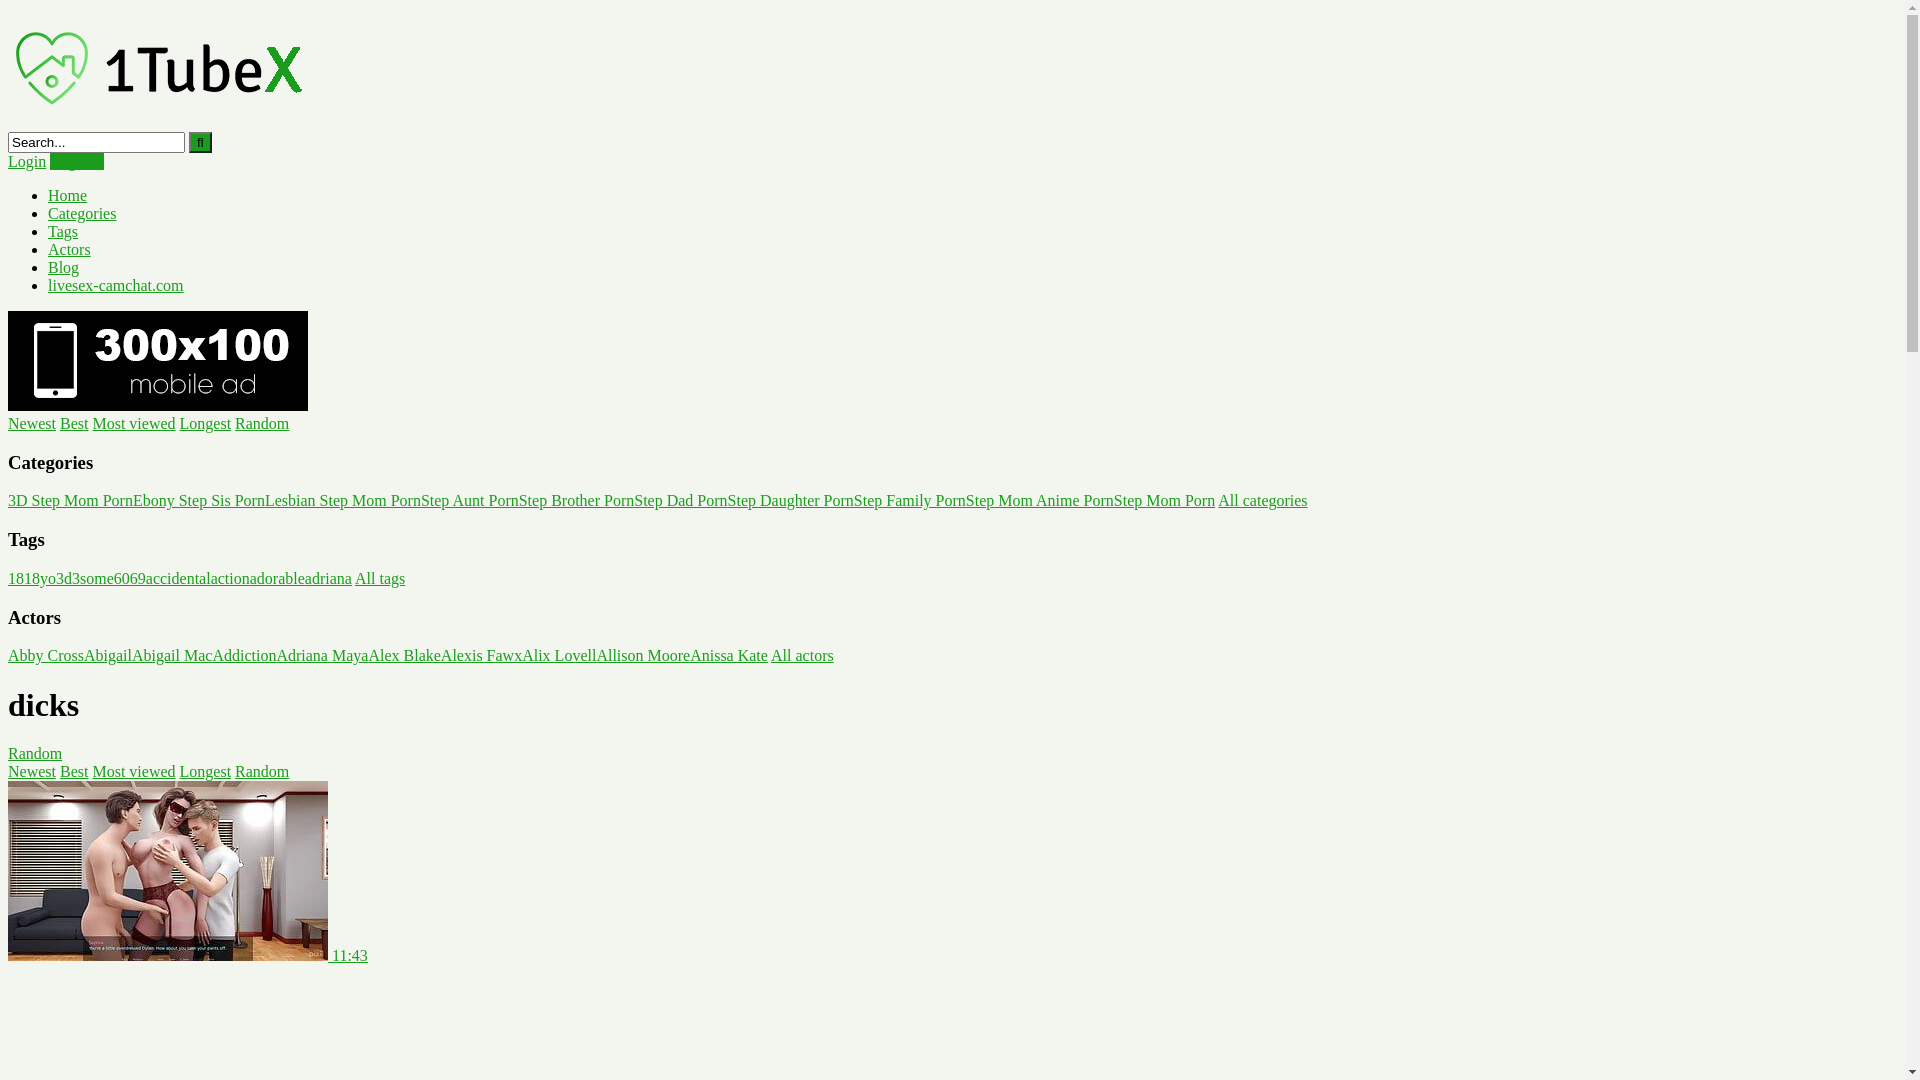 This screenshot has width=1920, height=1080. Describe the element at coordinates (7, 7) in the screenshot. I see `'Skip to content'` at that location.